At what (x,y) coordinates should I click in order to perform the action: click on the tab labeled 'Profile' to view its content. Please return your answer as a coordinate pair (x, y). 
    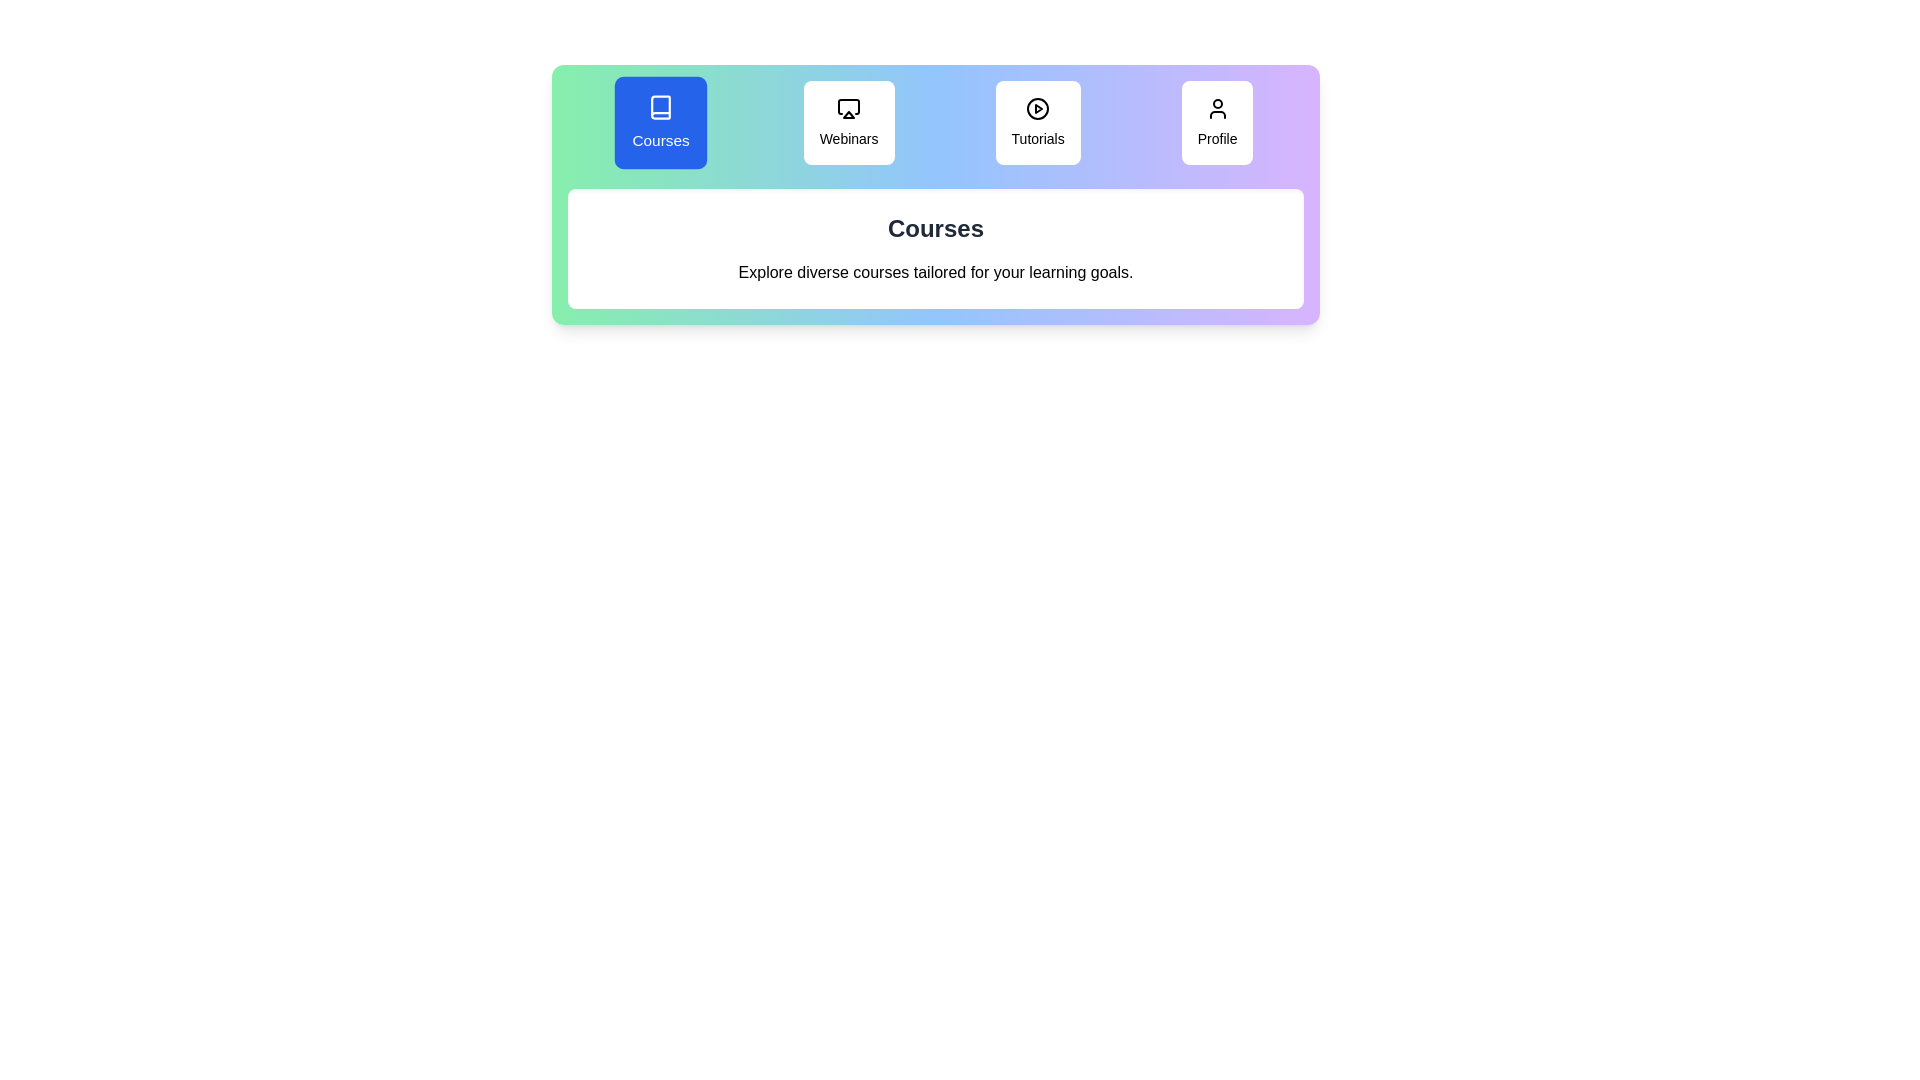
    Looking at the image, I should click on (1216, 123).